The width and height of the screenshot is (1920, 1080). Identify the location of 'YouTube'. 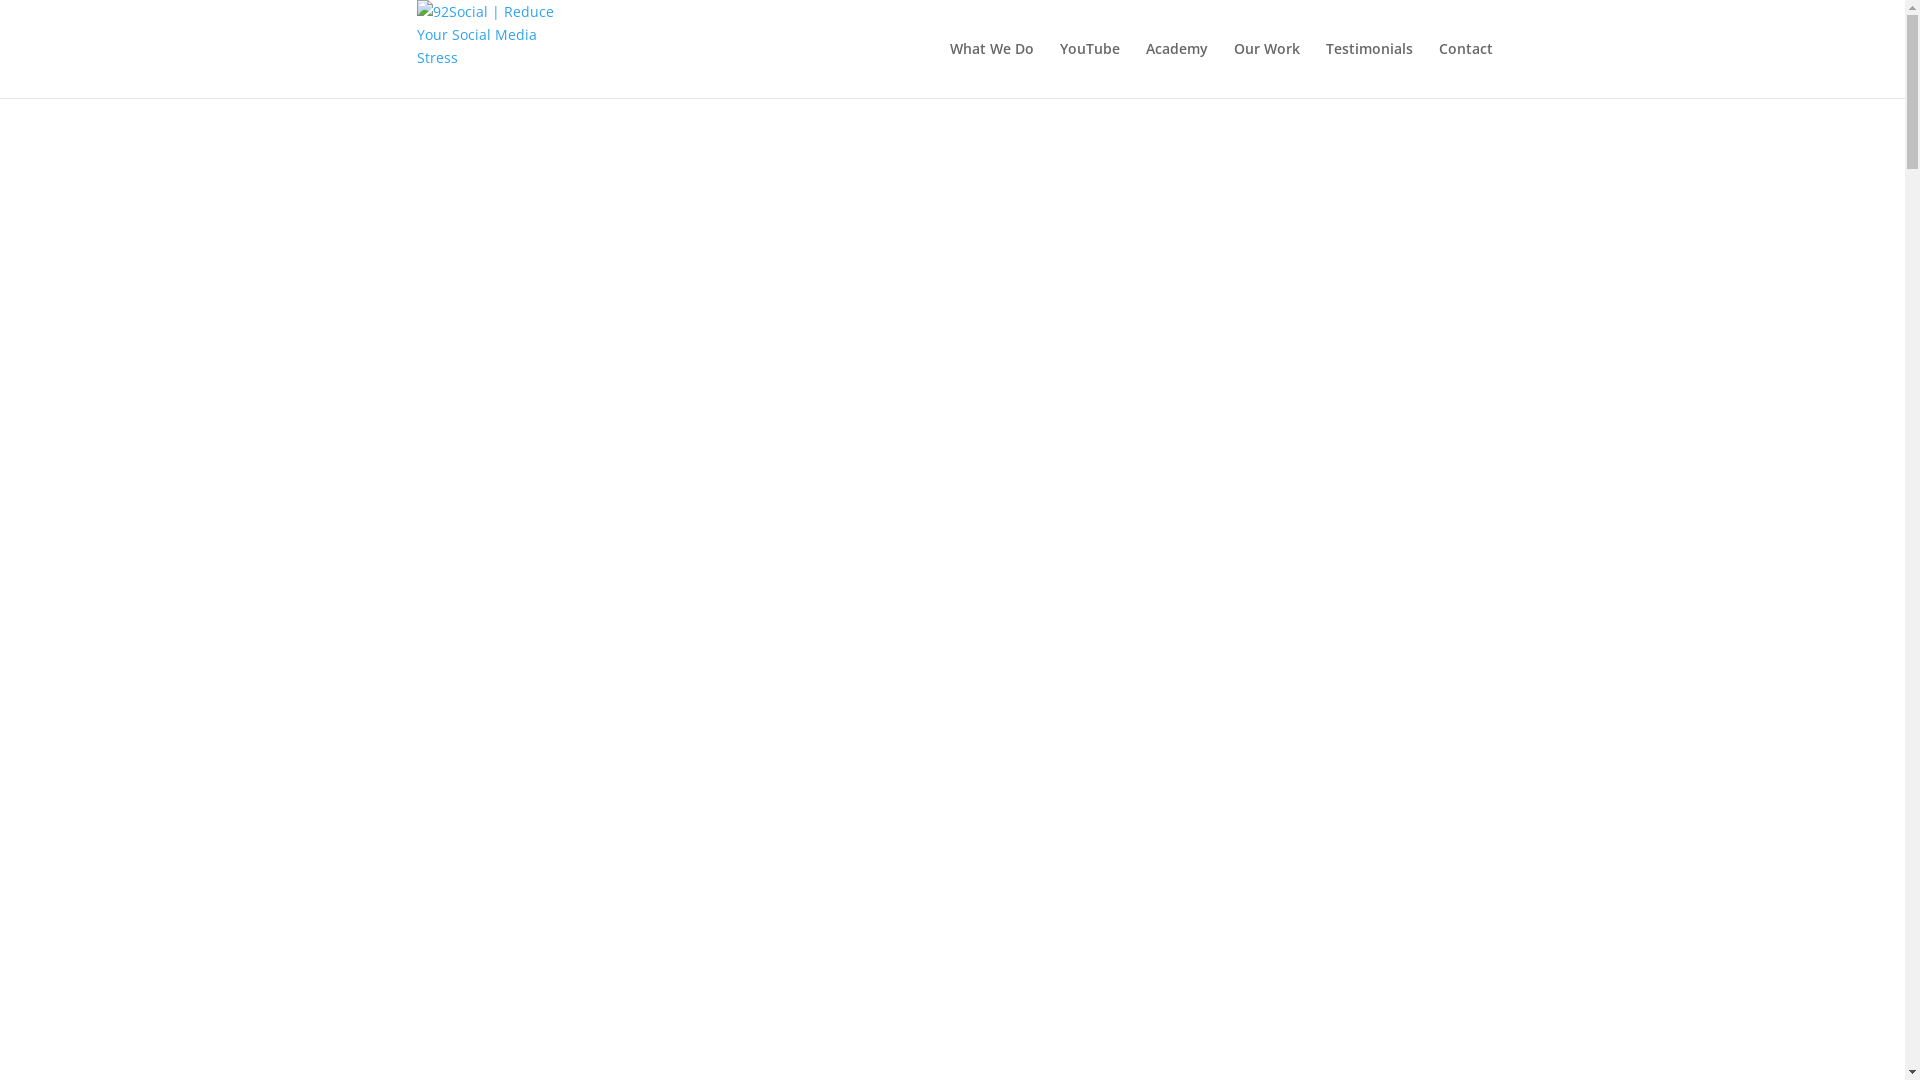
(1088, 68).